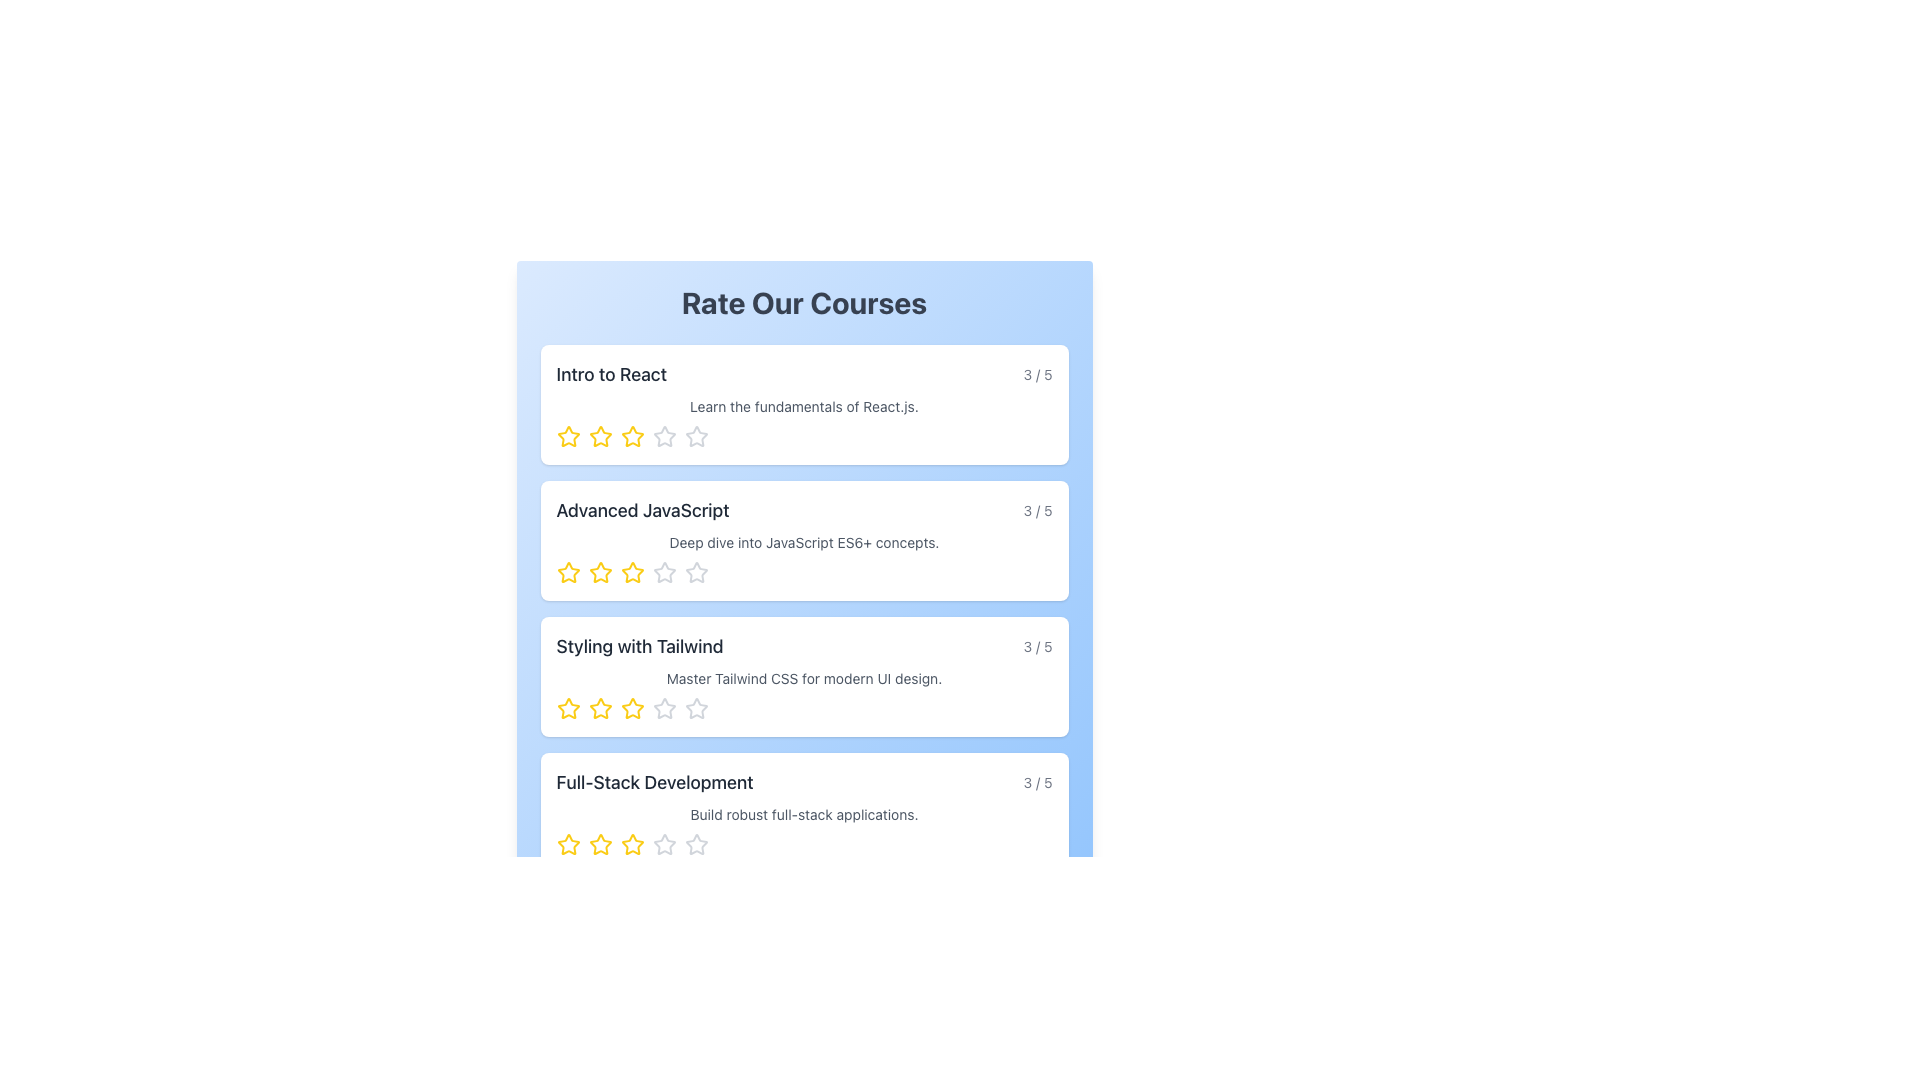 The height and width of the screenshot is (1080, 1920). What do you see at coordinates (599, 572) in the screenshot?
I see `the second star in the rating sequence of the 'Advanced JavaScript' course card to set the rating to 2 stars` at bounding box center [599, 572].